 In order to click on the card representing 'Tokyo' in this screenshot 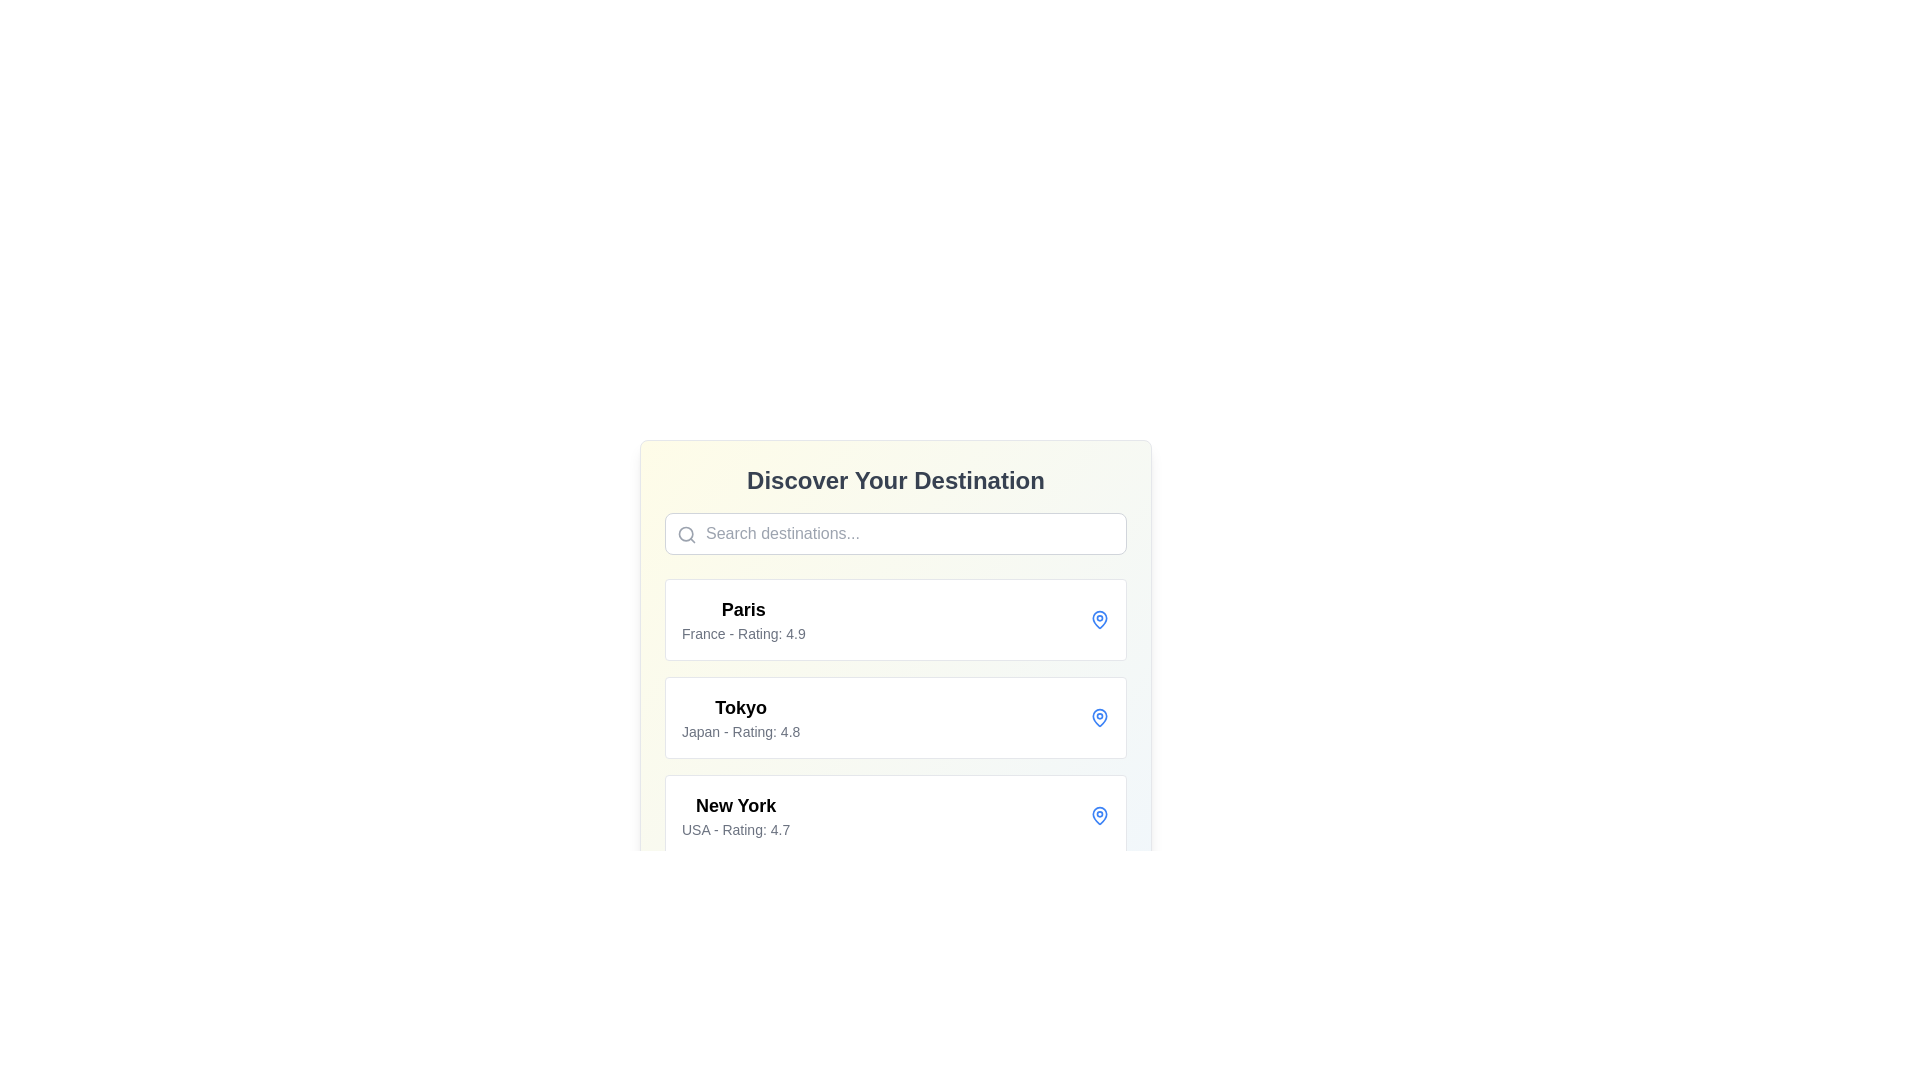, I will do `click(895, 716)`.